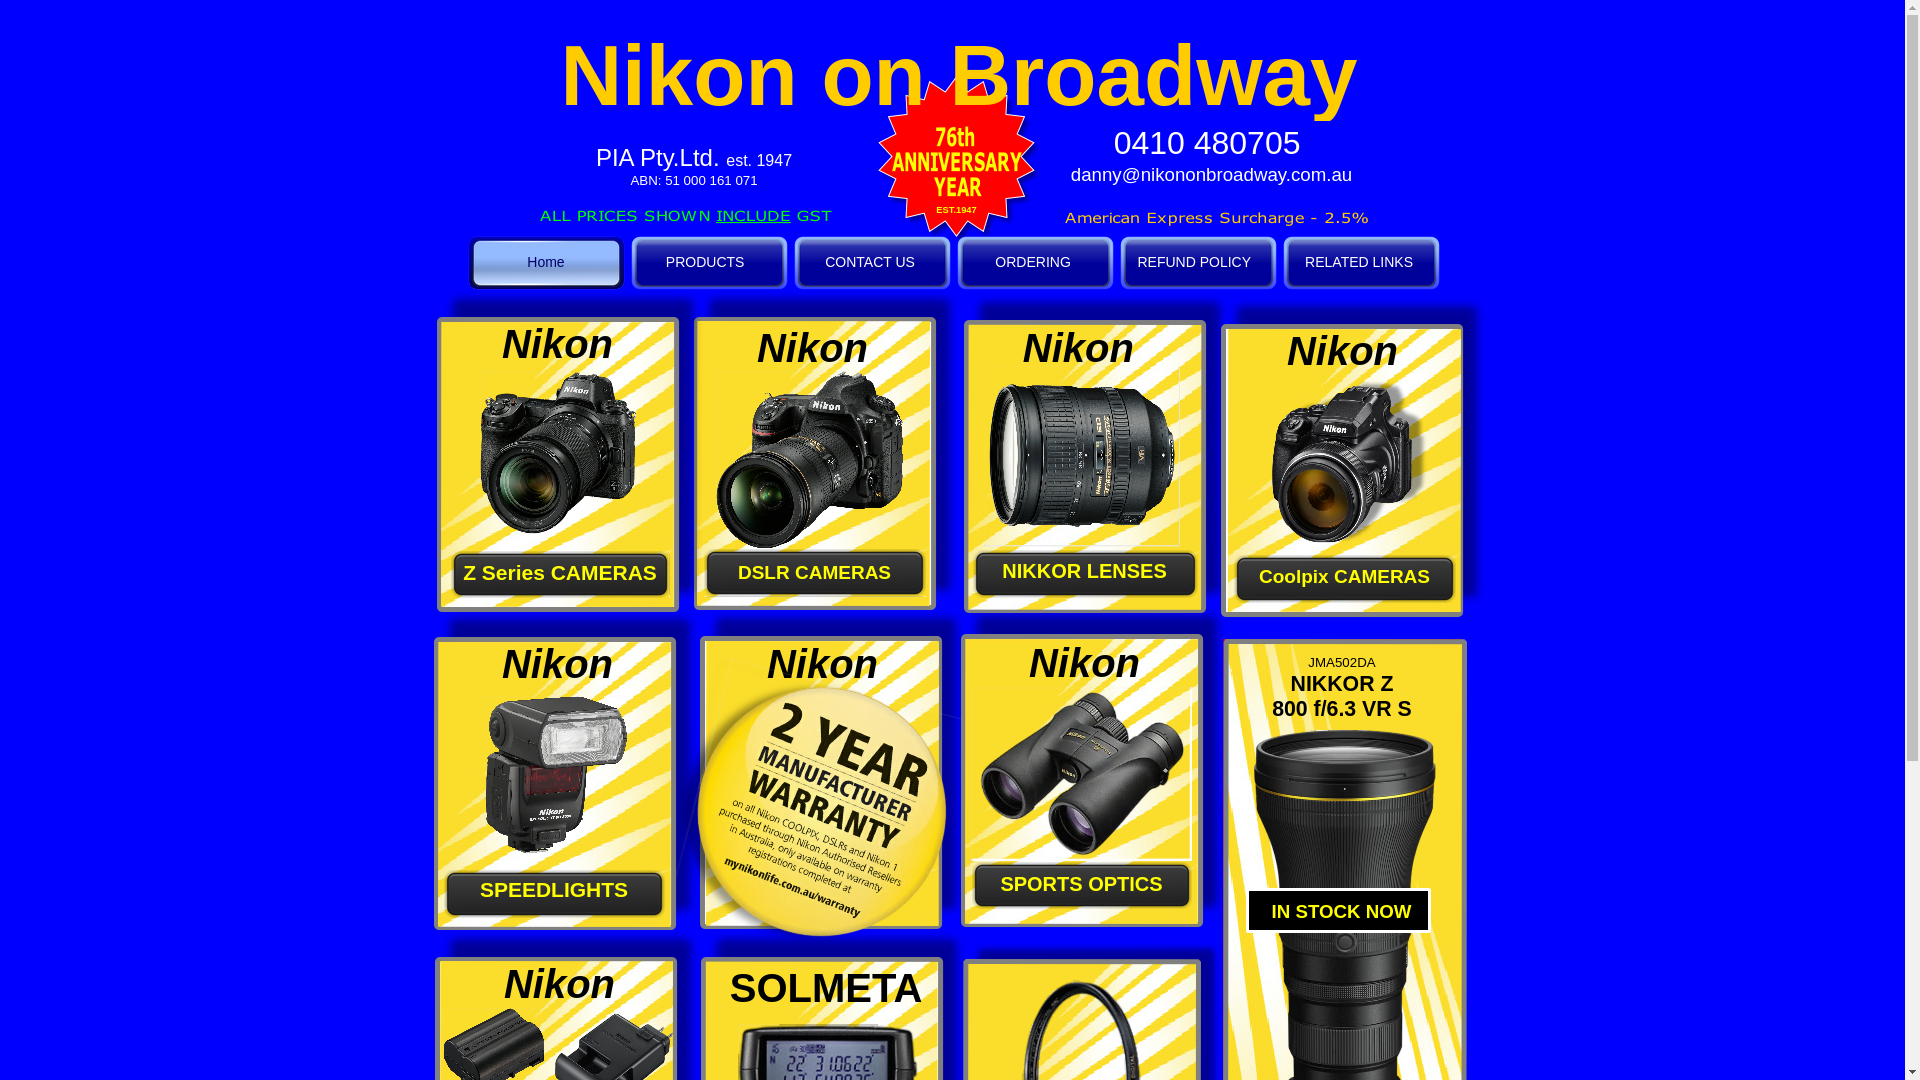 This screenshot has height=1080, width=1920. What do you see at coordinates (627, 261) in the screenshot?
I see `'PRODUCTS  '` at bounding box center [627, 261].